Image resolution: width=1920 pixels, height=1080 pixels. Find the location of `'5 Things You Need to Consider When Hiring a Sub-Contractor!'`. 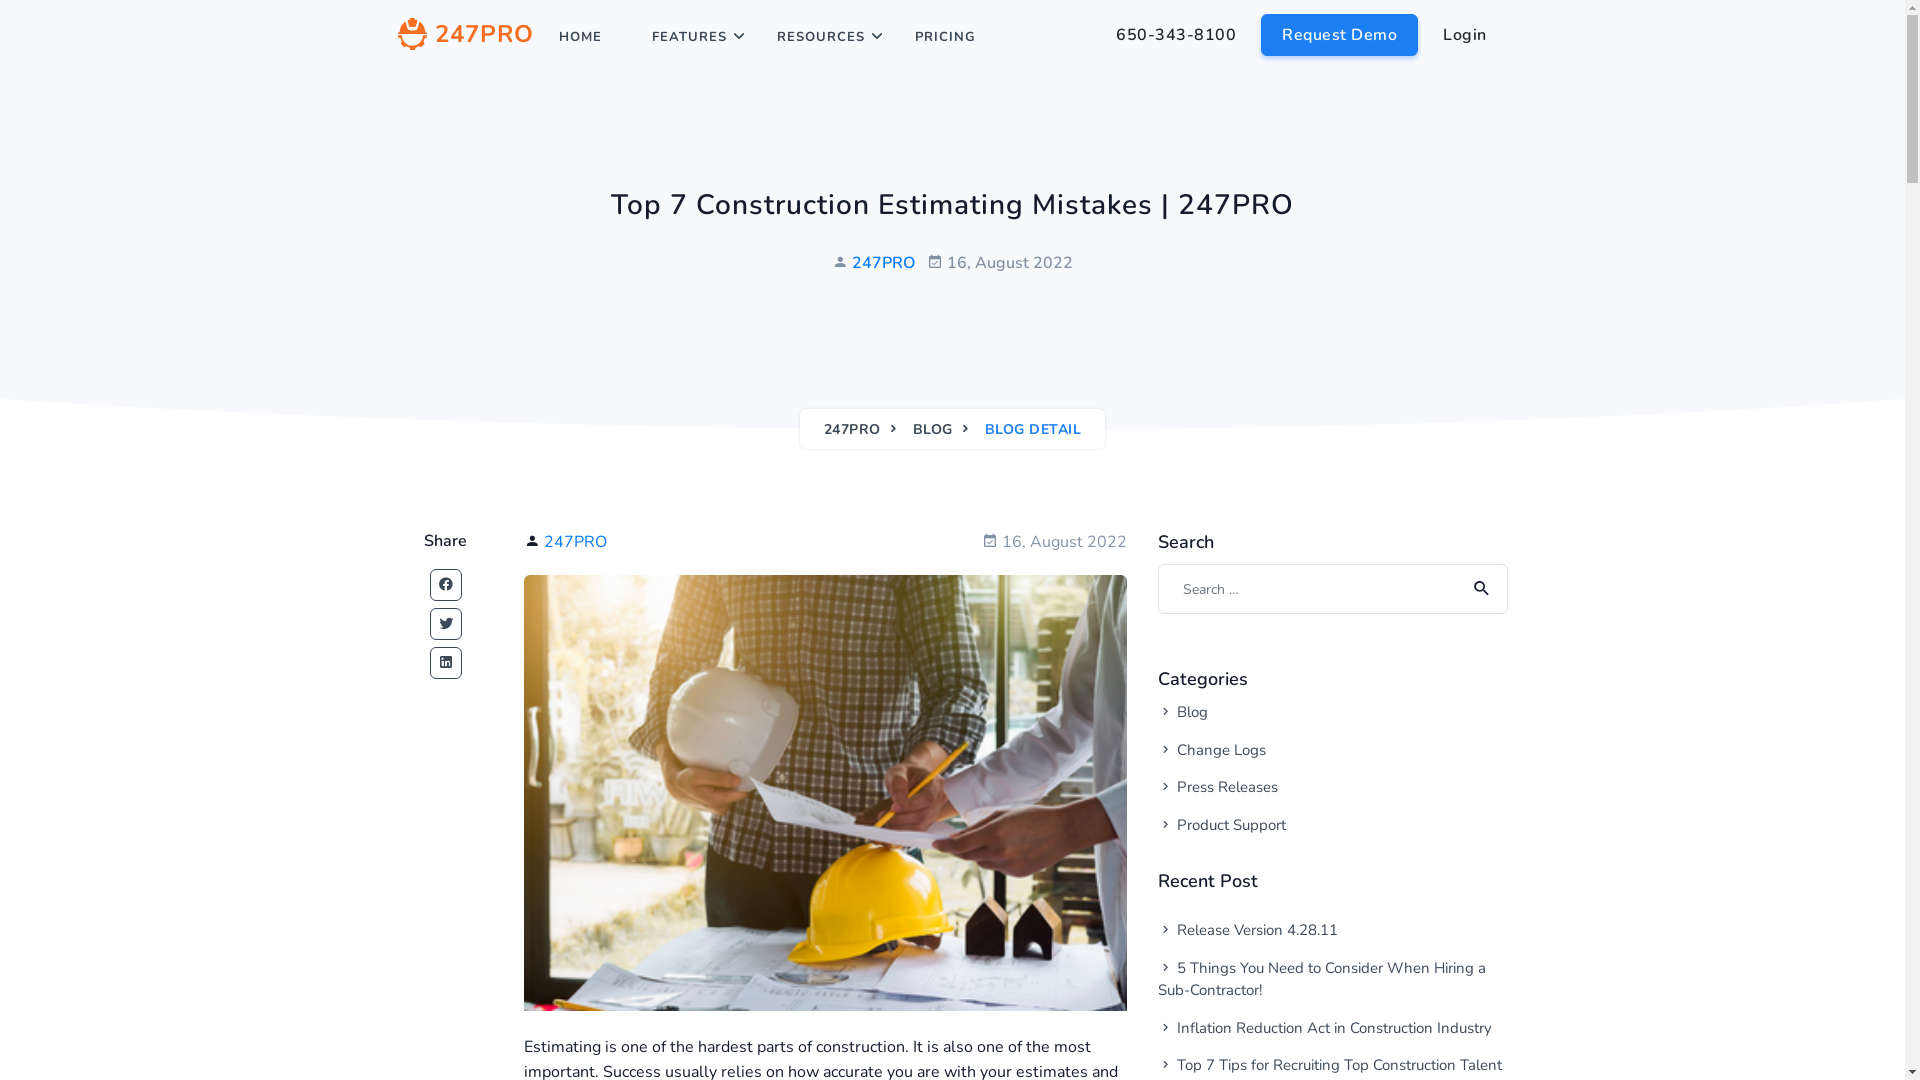

'5 Things You Need to Consider When Hiring a Sub-Contractor!' is located at coordinates (1333, 977).